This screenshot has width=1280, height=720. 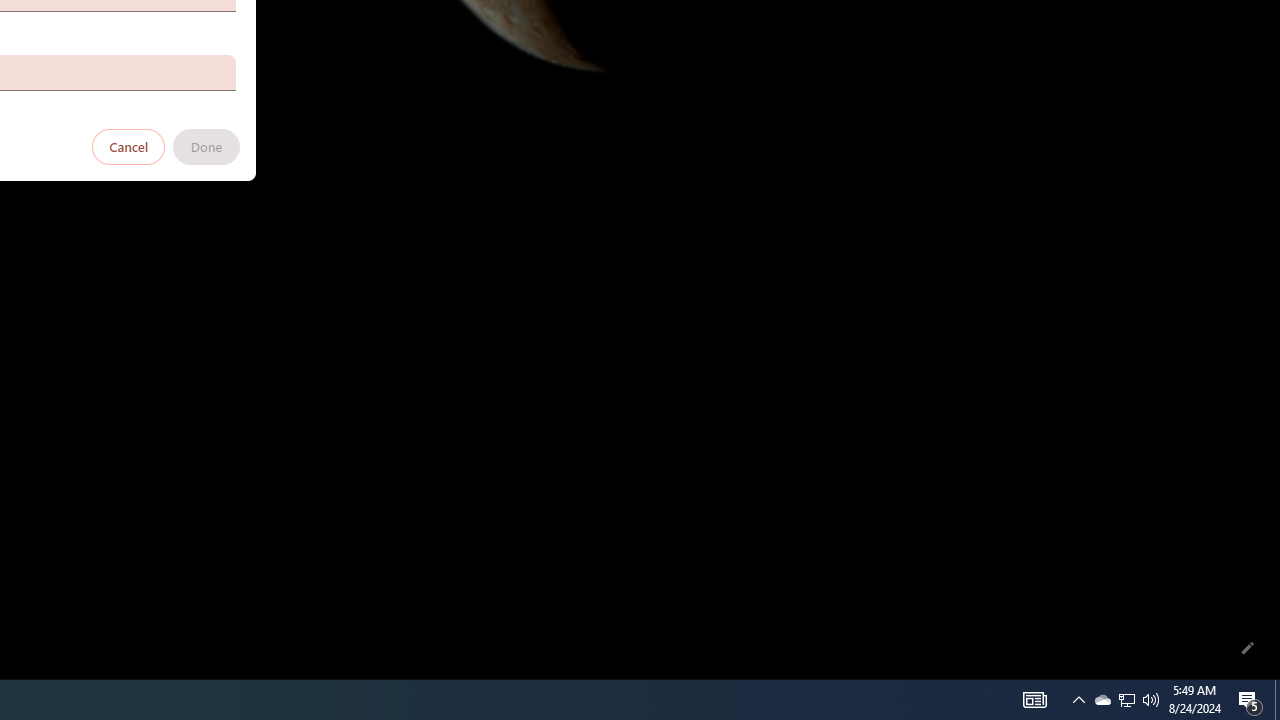 I want to click on 'Cancel', so click(x=128, y=145).